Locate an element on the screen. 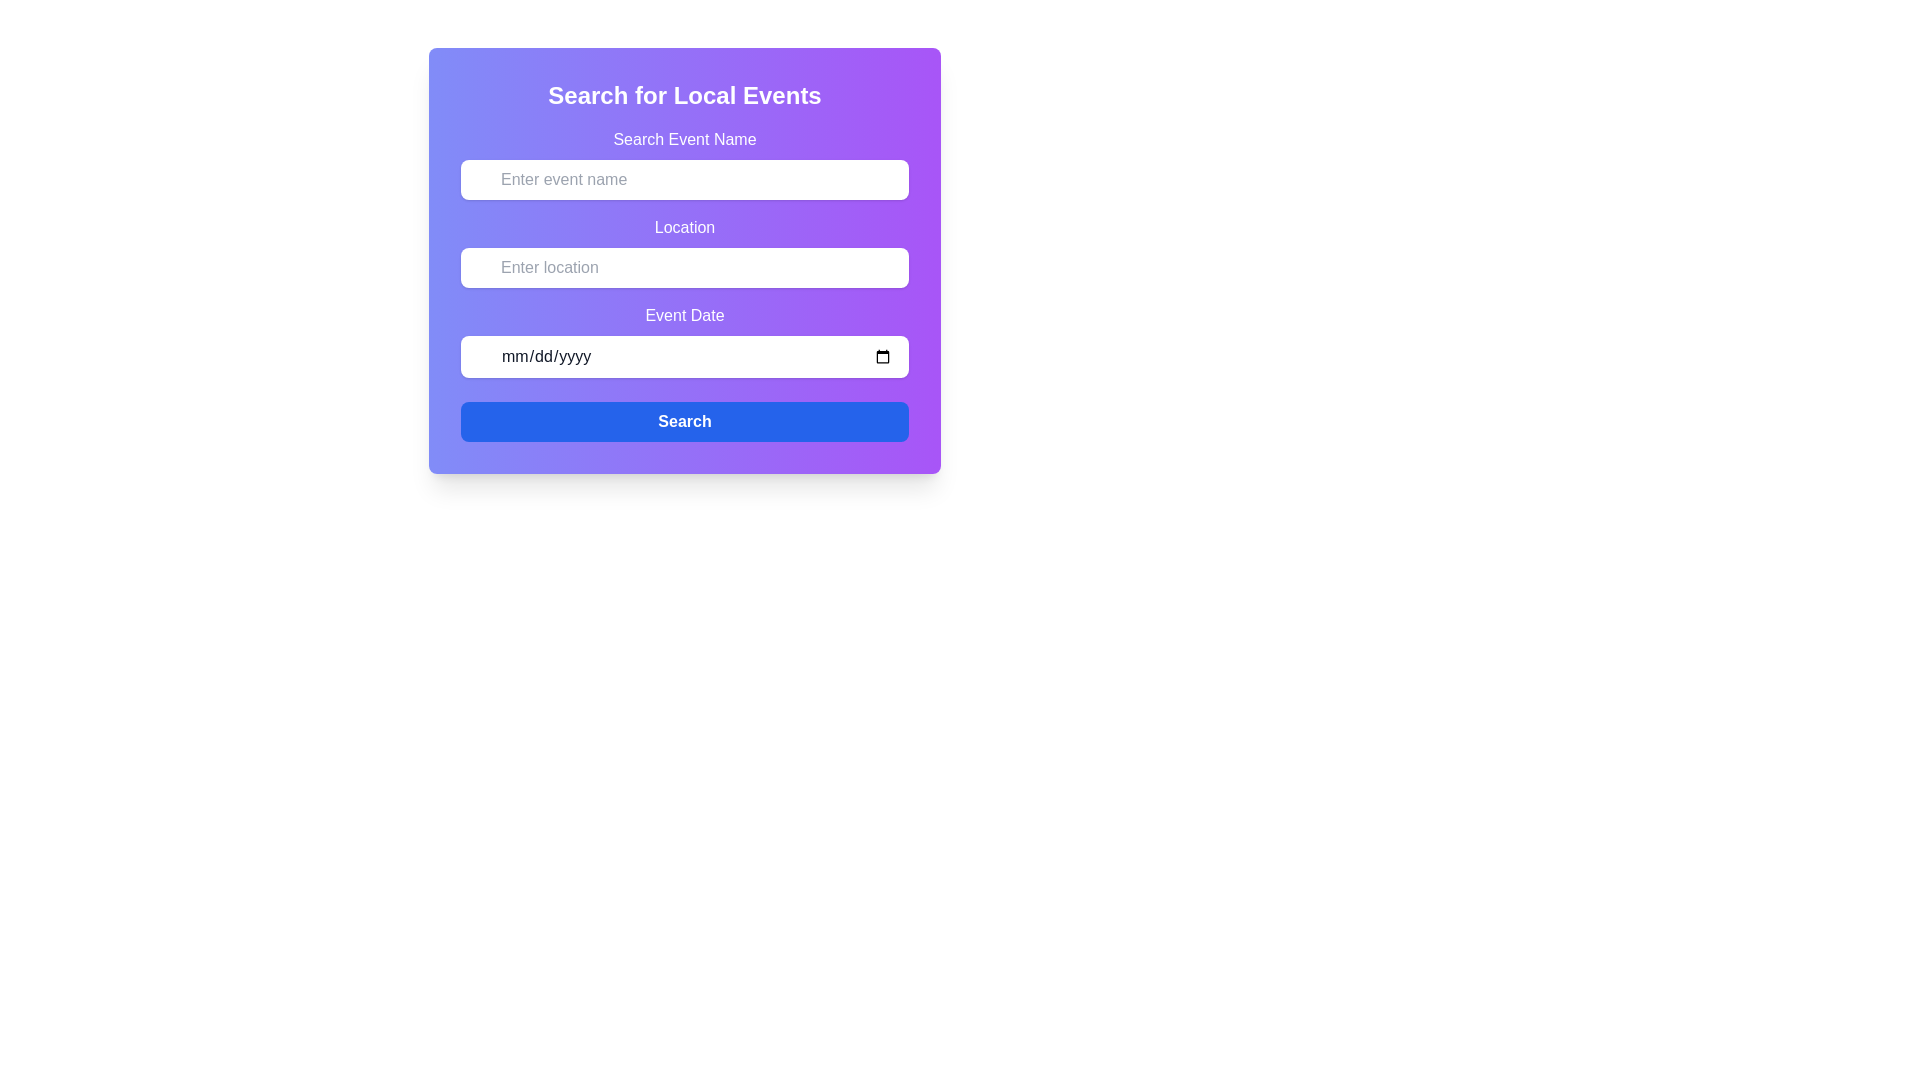 The image size is (1920, 1080). text label 'Search Event Name' which is displayed in bold white color above the input field is located at coordinates (685, 138).